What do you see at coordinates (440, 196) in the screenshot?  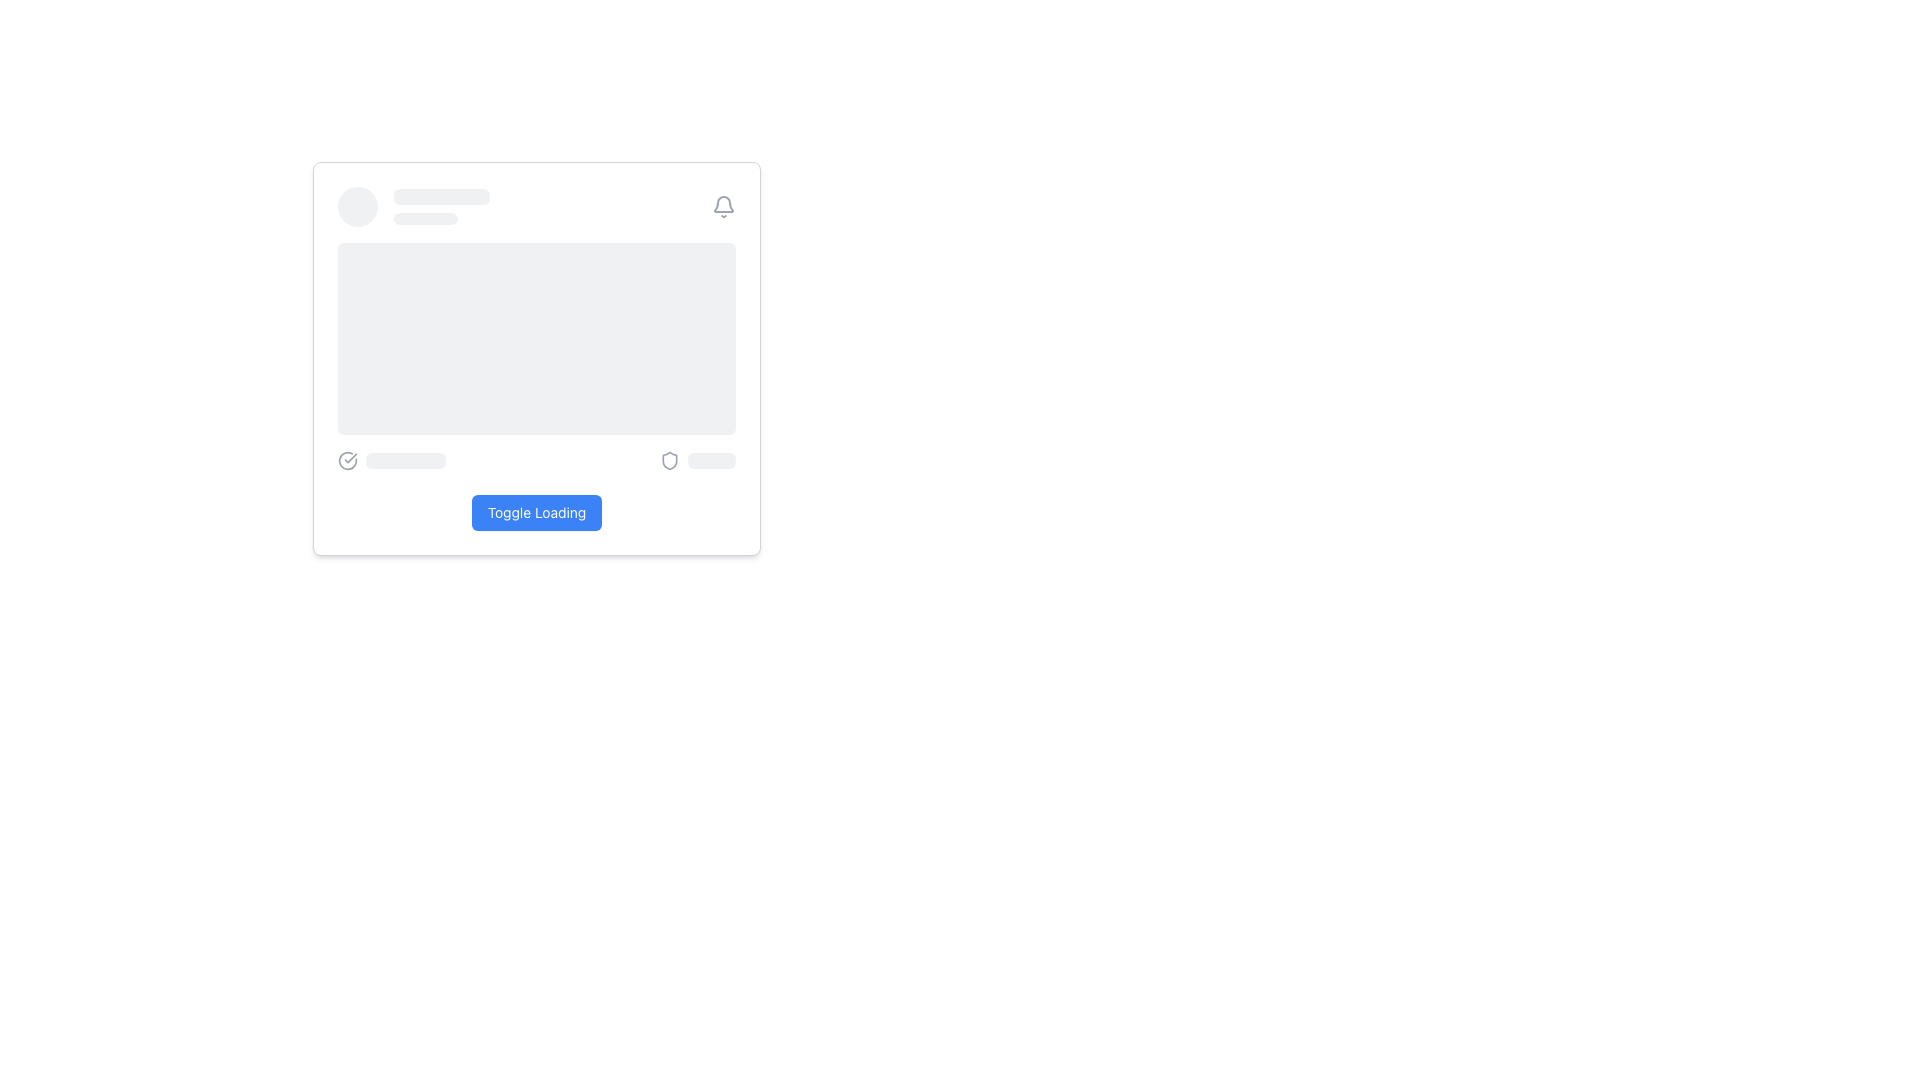 I see `the Skeleton Loader Placeholder located at the upper section of the interface, above a shorter placeholder and to the right of a circular profile placeholder` at bounding box center [440, 196].